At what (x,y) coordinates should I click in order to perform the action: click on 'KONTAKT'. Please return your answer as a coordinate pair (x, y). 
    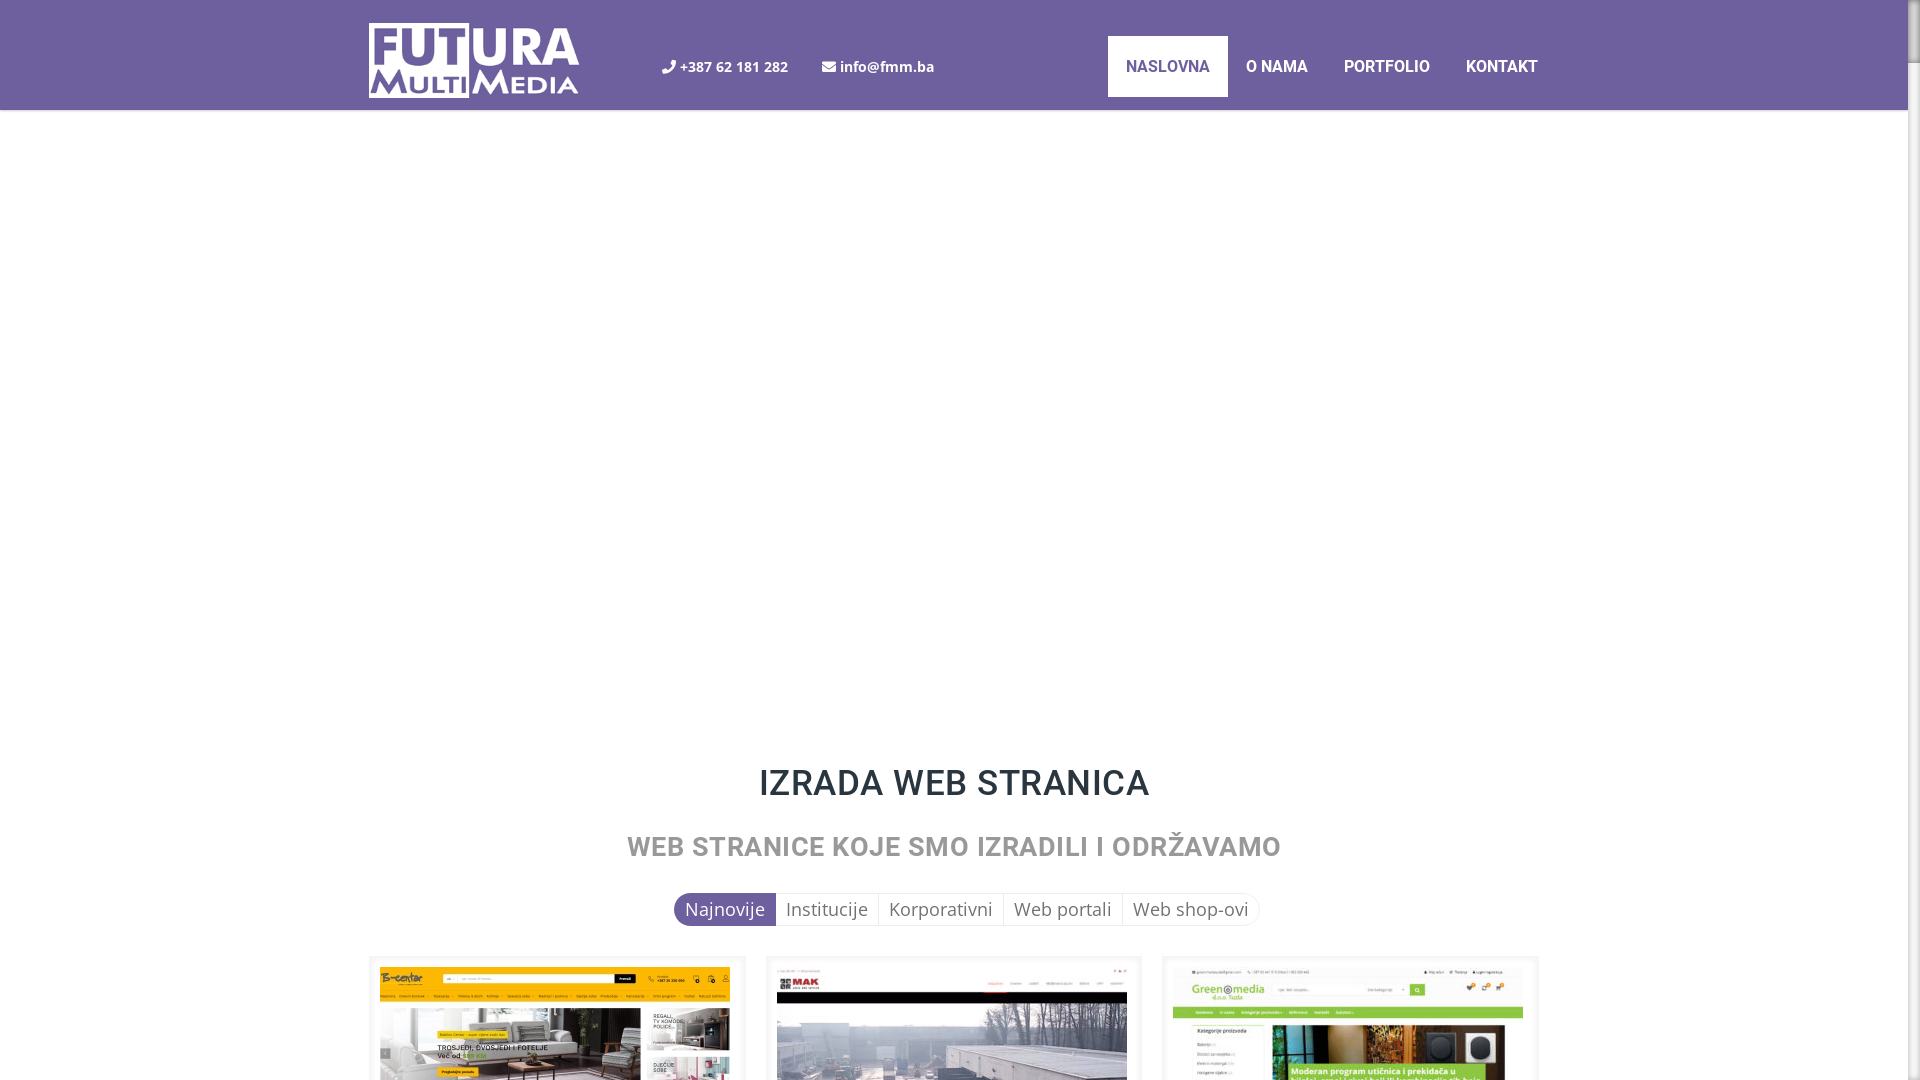
    Looking at the image, I should click on (1502, 65).